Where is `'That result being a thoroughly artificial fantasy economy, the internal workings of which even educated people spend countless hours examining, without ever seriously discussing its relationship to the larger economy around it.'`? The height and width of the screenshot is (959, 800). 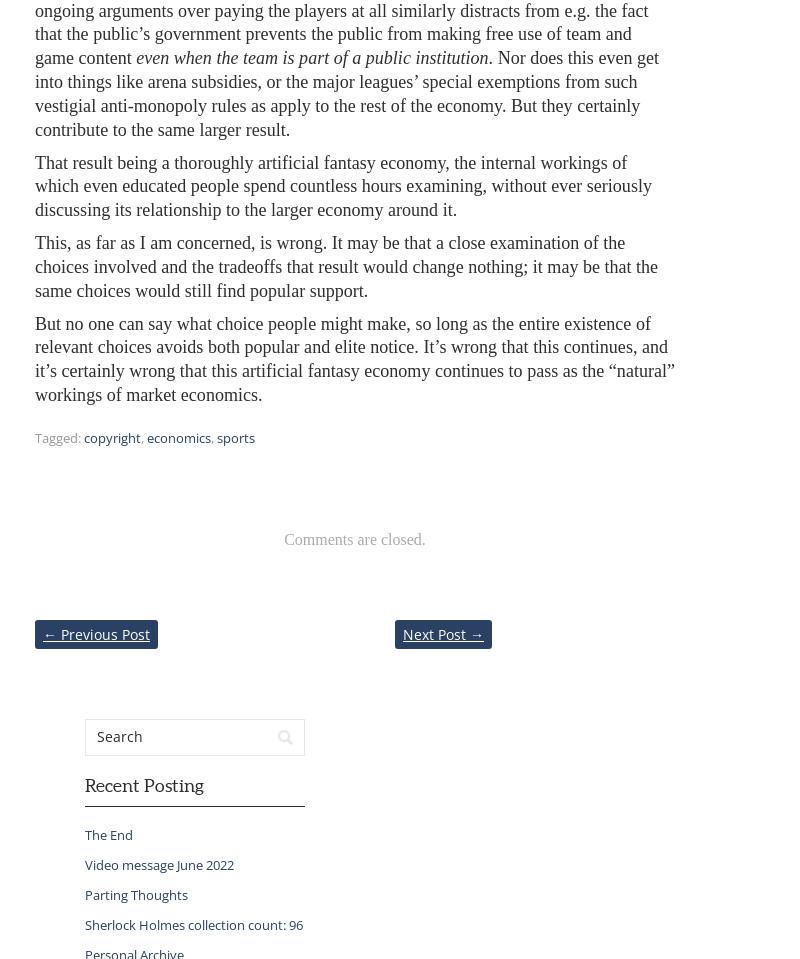
'That result being a thoroughly artificial fantasy economy, the internal workings of which even educated people spend countless hours examining, without ever seriously discussing its relationship to the larger economy around it.' is located at coordinates (342, 185).